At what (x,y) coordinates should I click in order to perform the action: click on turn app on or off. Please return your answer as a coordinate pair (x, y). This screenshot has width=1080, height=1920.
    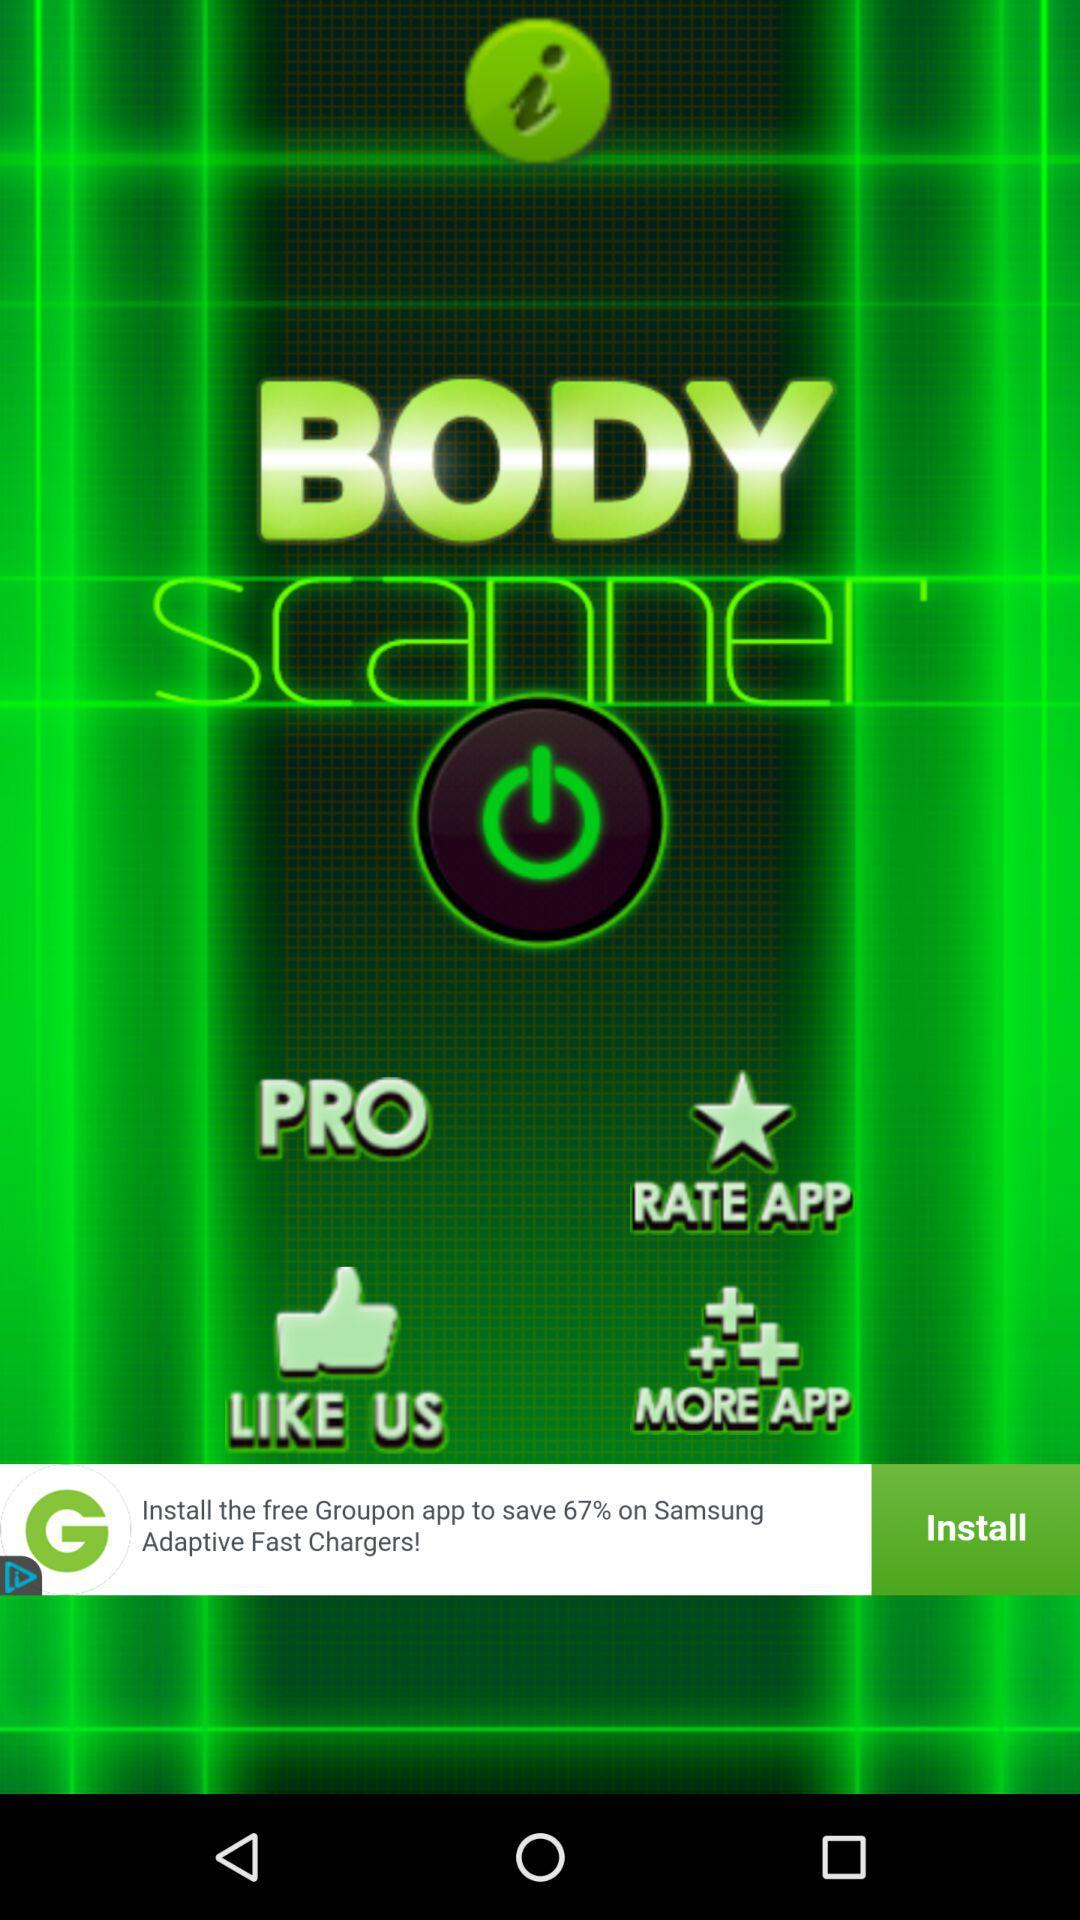
    Looking at the image, I should click on (540, 819).